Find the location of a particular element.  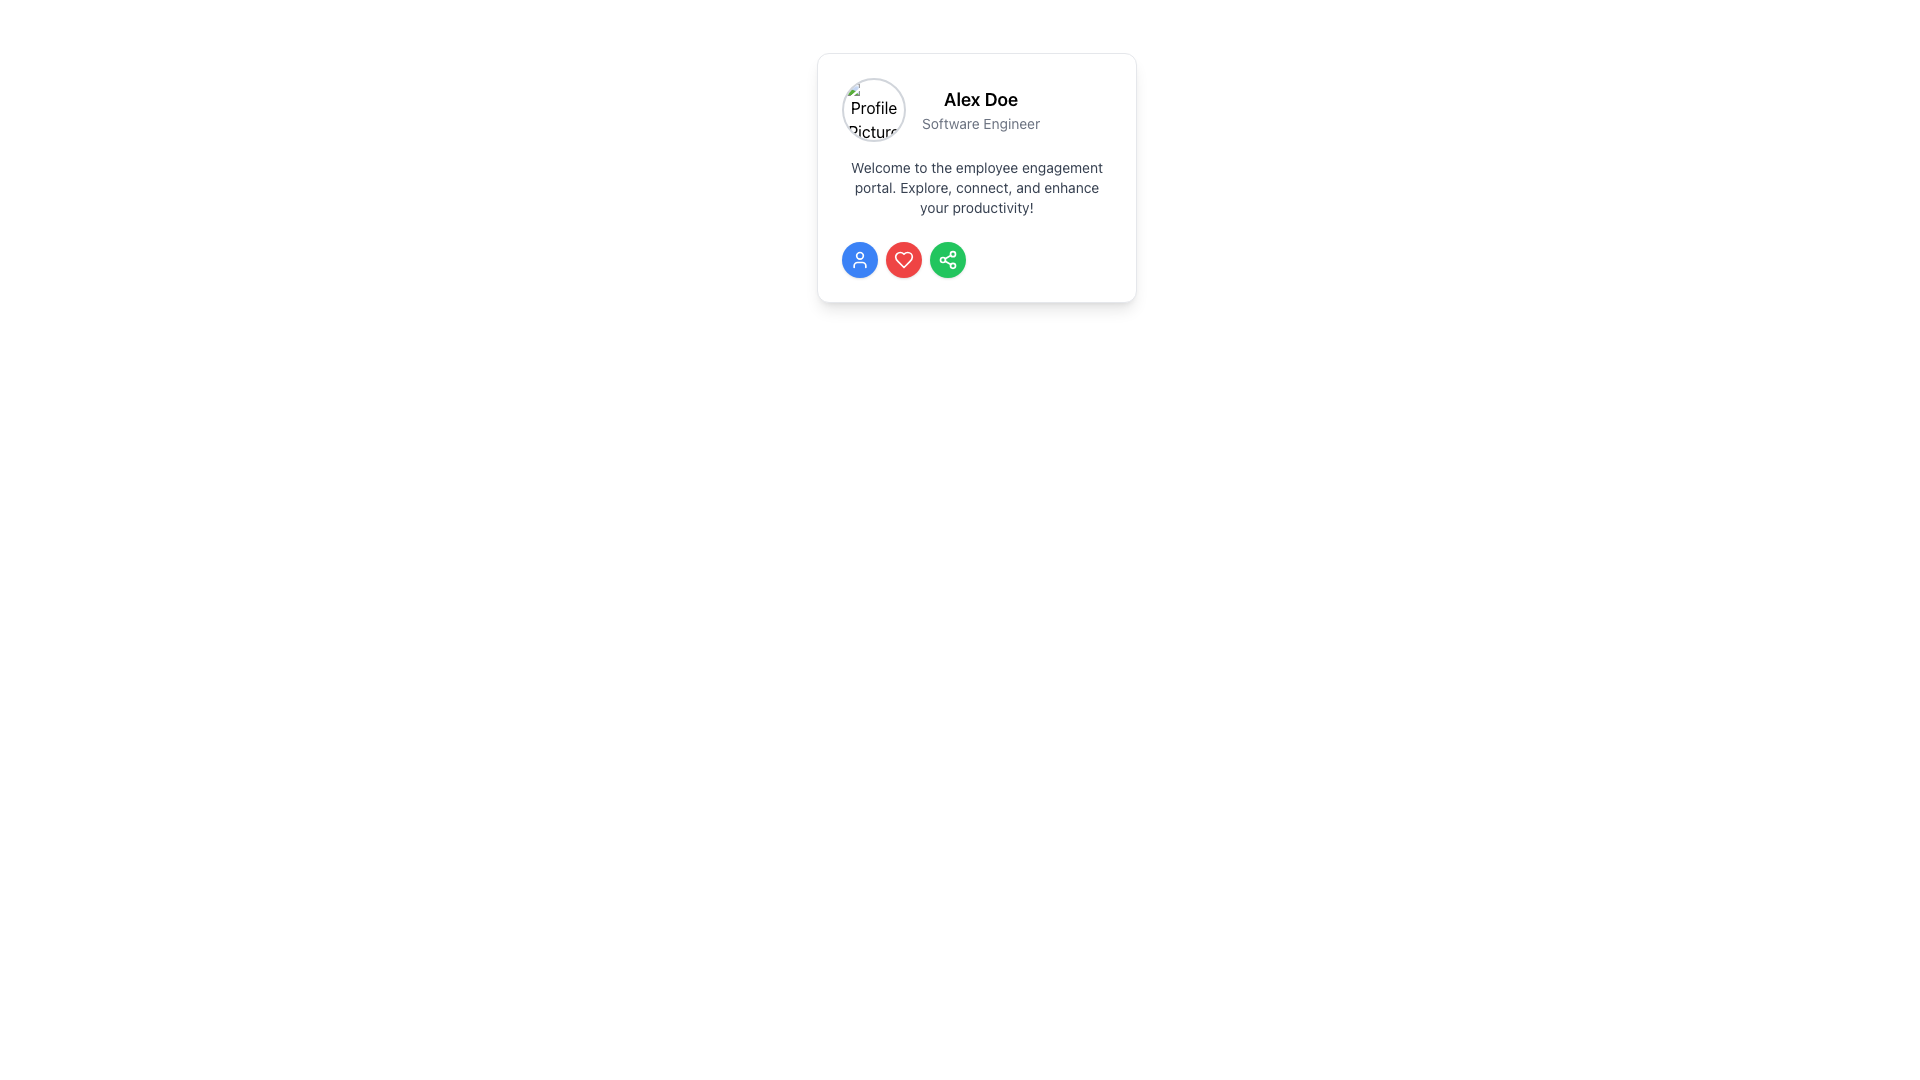

the 'Share' button, which is the fourth button in a row at the bottom of the profile card, located between the red heart button and another button is located at coordinates (947, 258).